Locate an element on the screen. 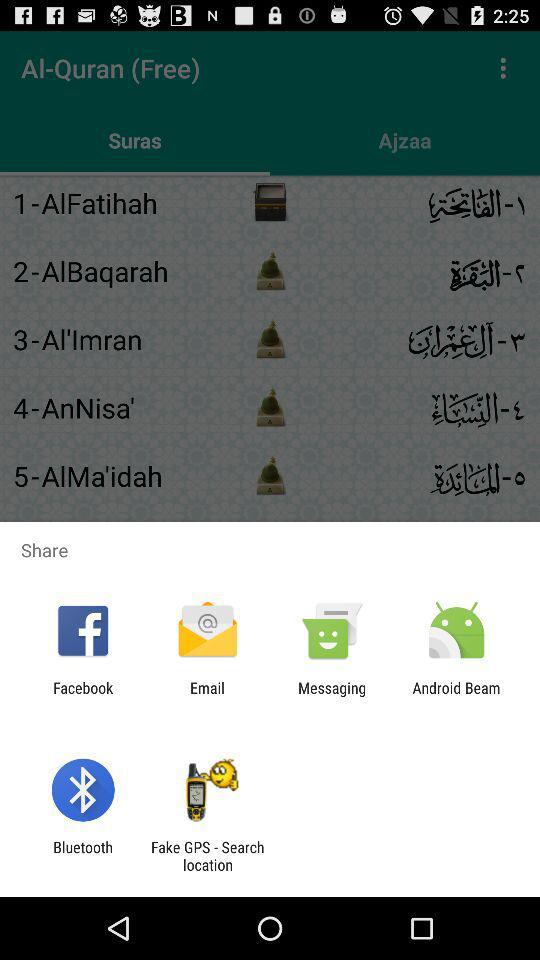 The height and width of the screenshot is (960, 540). fake gps search app is located at coordinates (206, 855).